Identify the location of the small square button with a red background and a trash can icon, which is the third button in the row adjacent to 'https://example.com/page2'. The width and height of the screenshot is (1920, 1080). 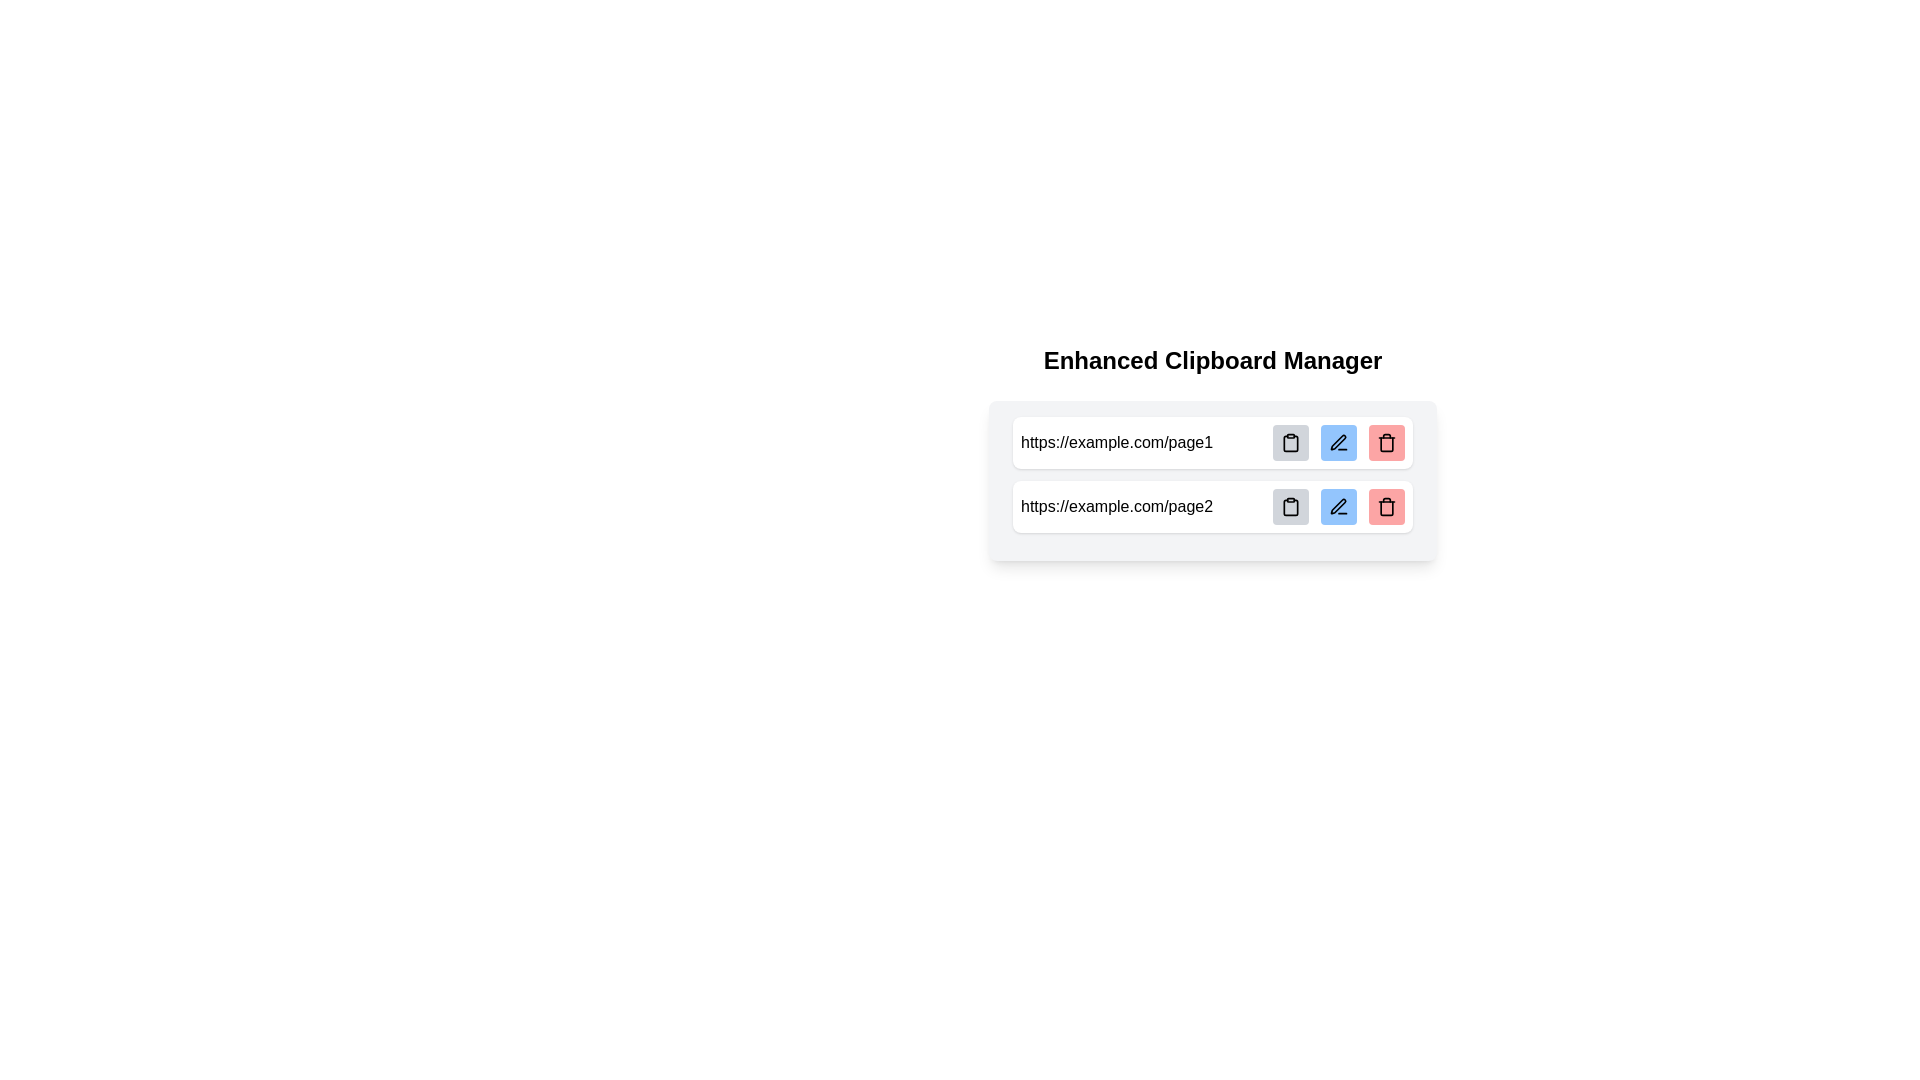
(1386, 505).